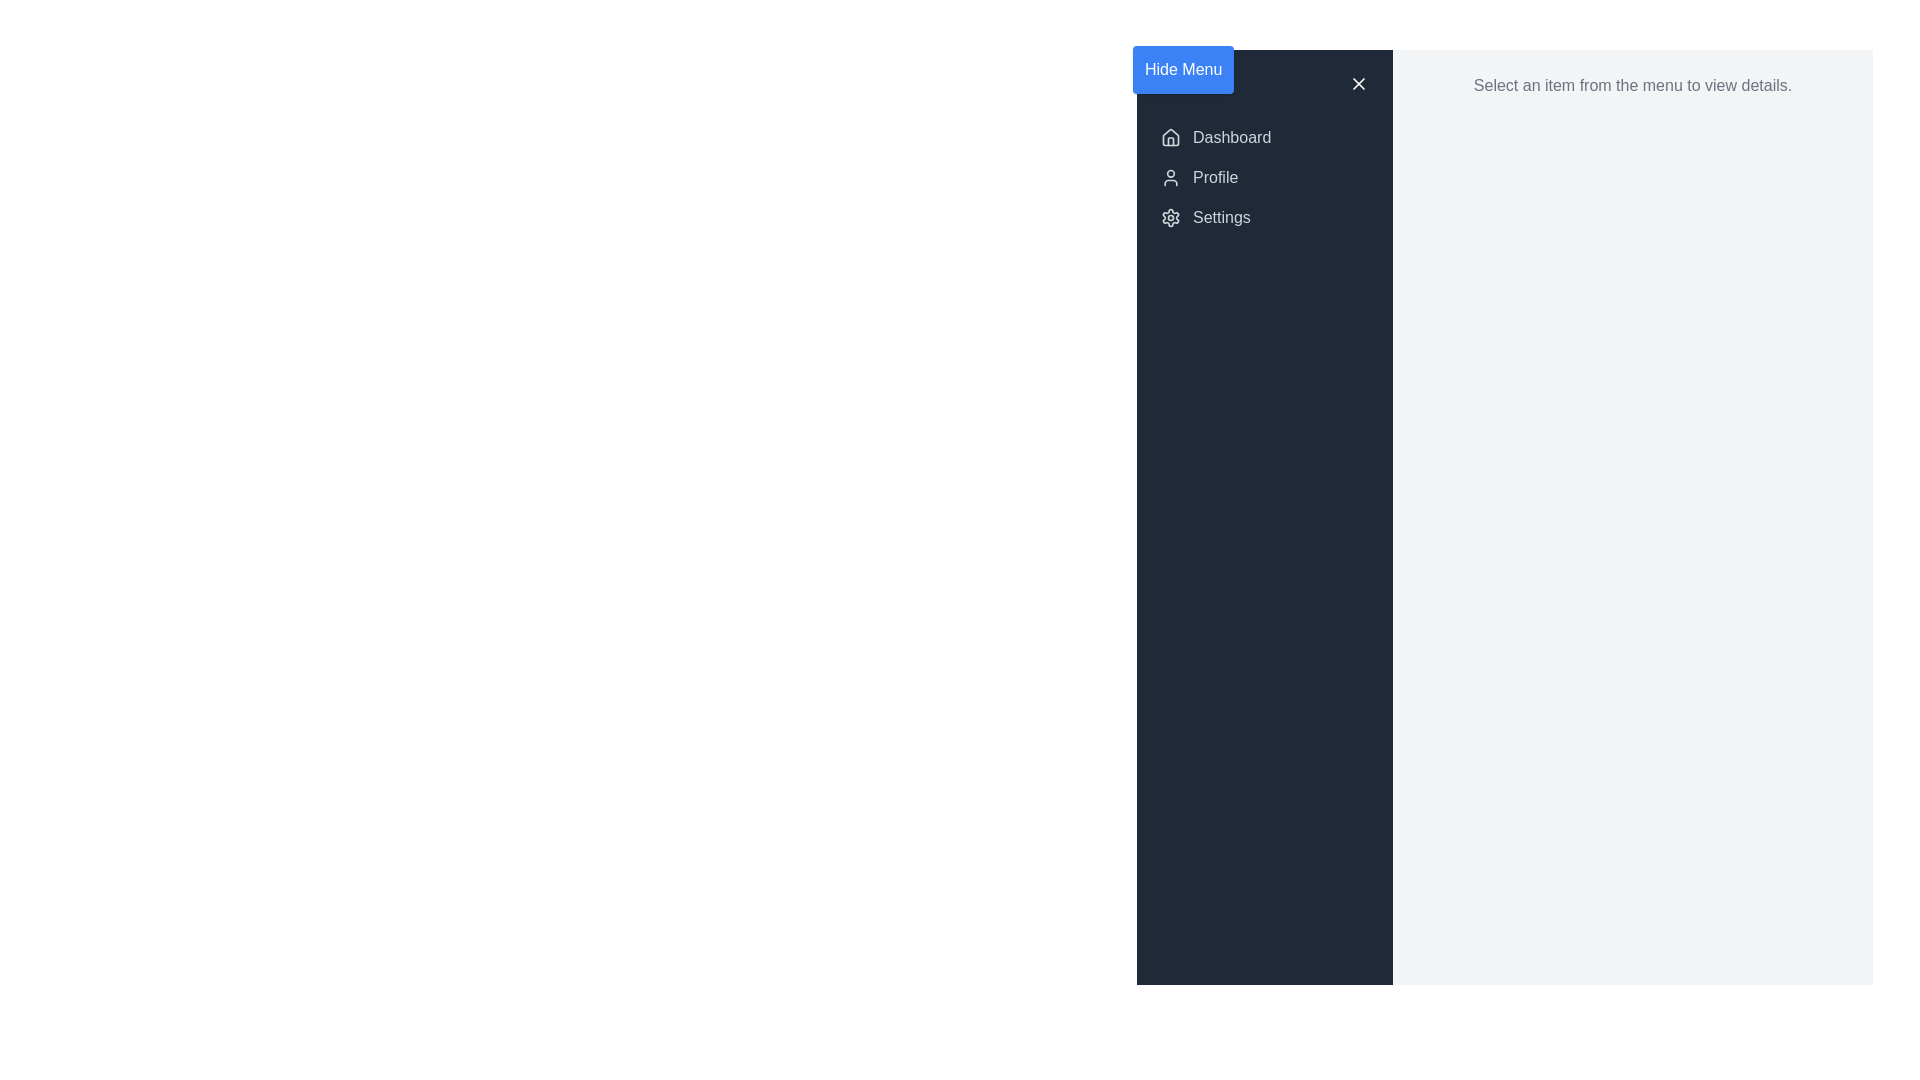 This screenshot has width=1920, height=1080. What do you see at coordinates (1358, 83) in the screenshot?
I see `the 'X' button located in the top-right corner of the dark sidebar` at bounding box center [1358, 83].